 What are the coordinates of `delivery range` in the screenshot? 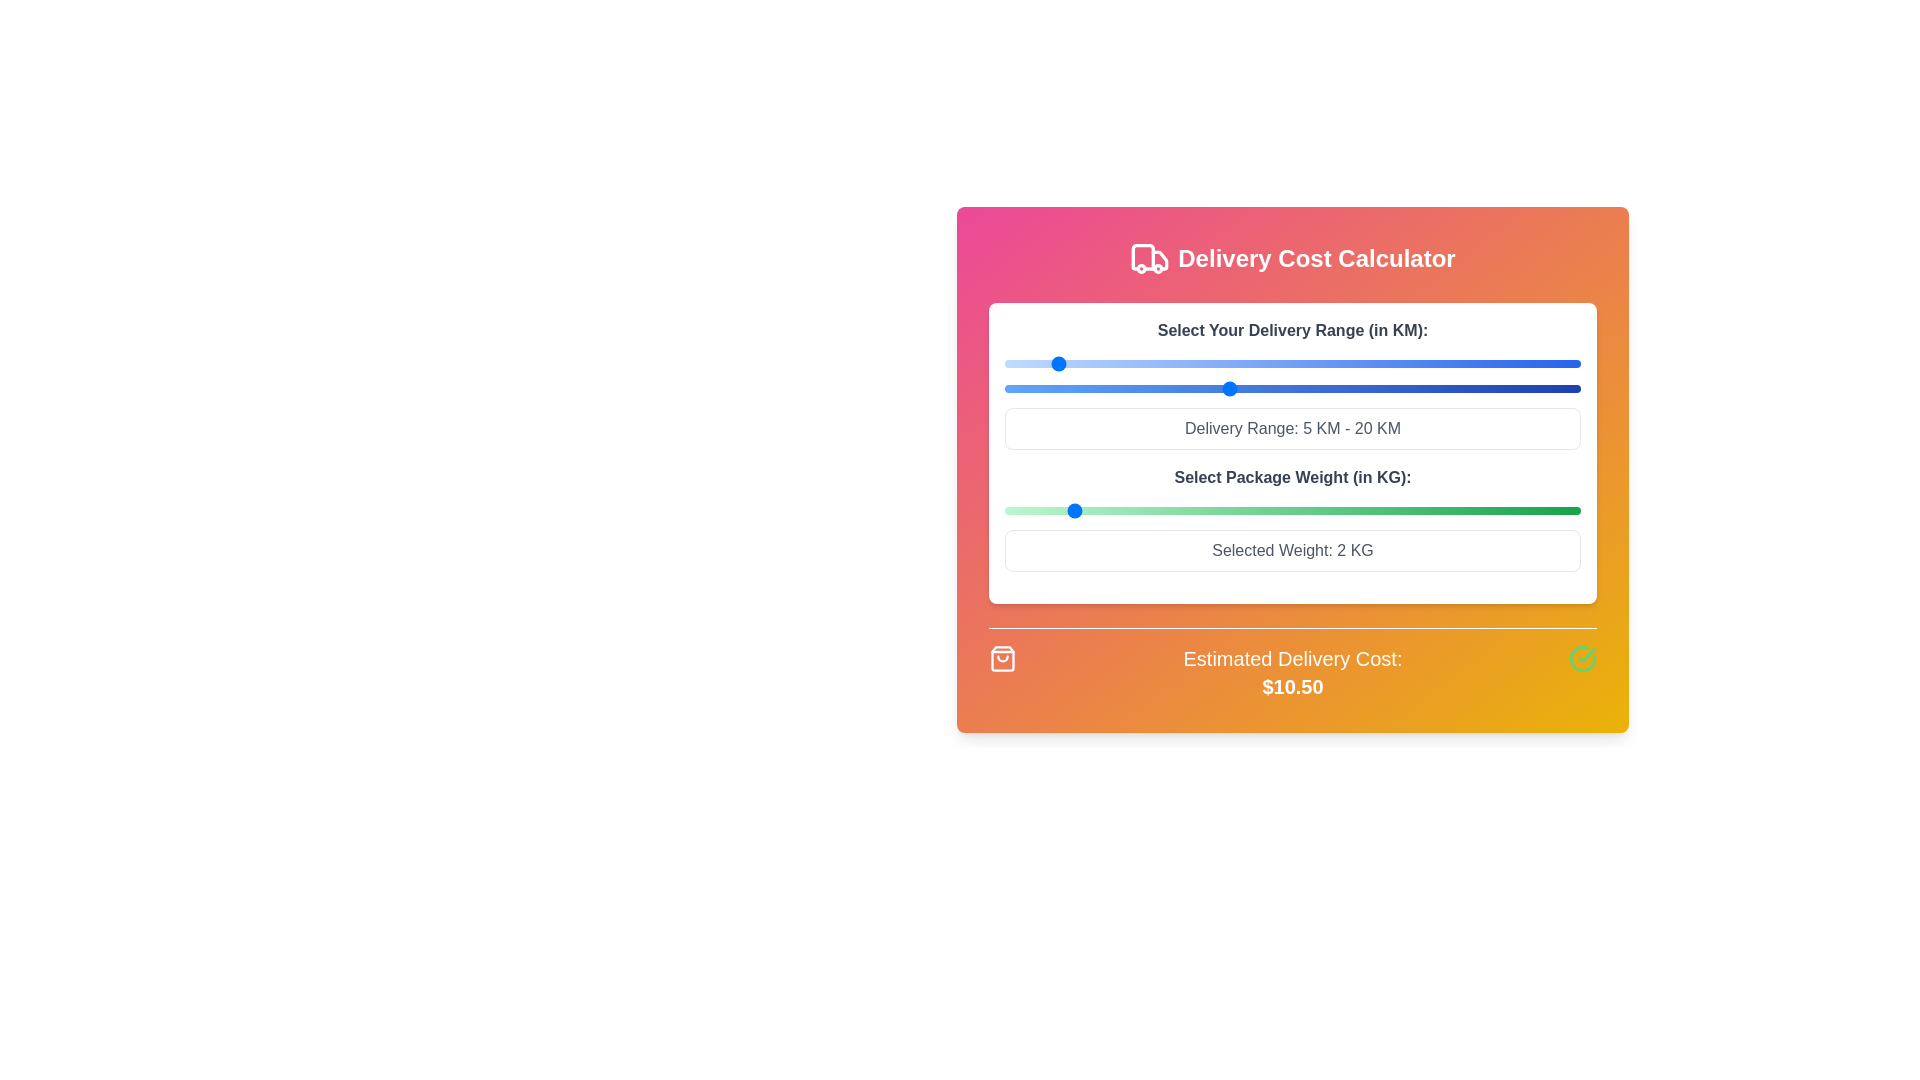 It's located at (1345, 389).